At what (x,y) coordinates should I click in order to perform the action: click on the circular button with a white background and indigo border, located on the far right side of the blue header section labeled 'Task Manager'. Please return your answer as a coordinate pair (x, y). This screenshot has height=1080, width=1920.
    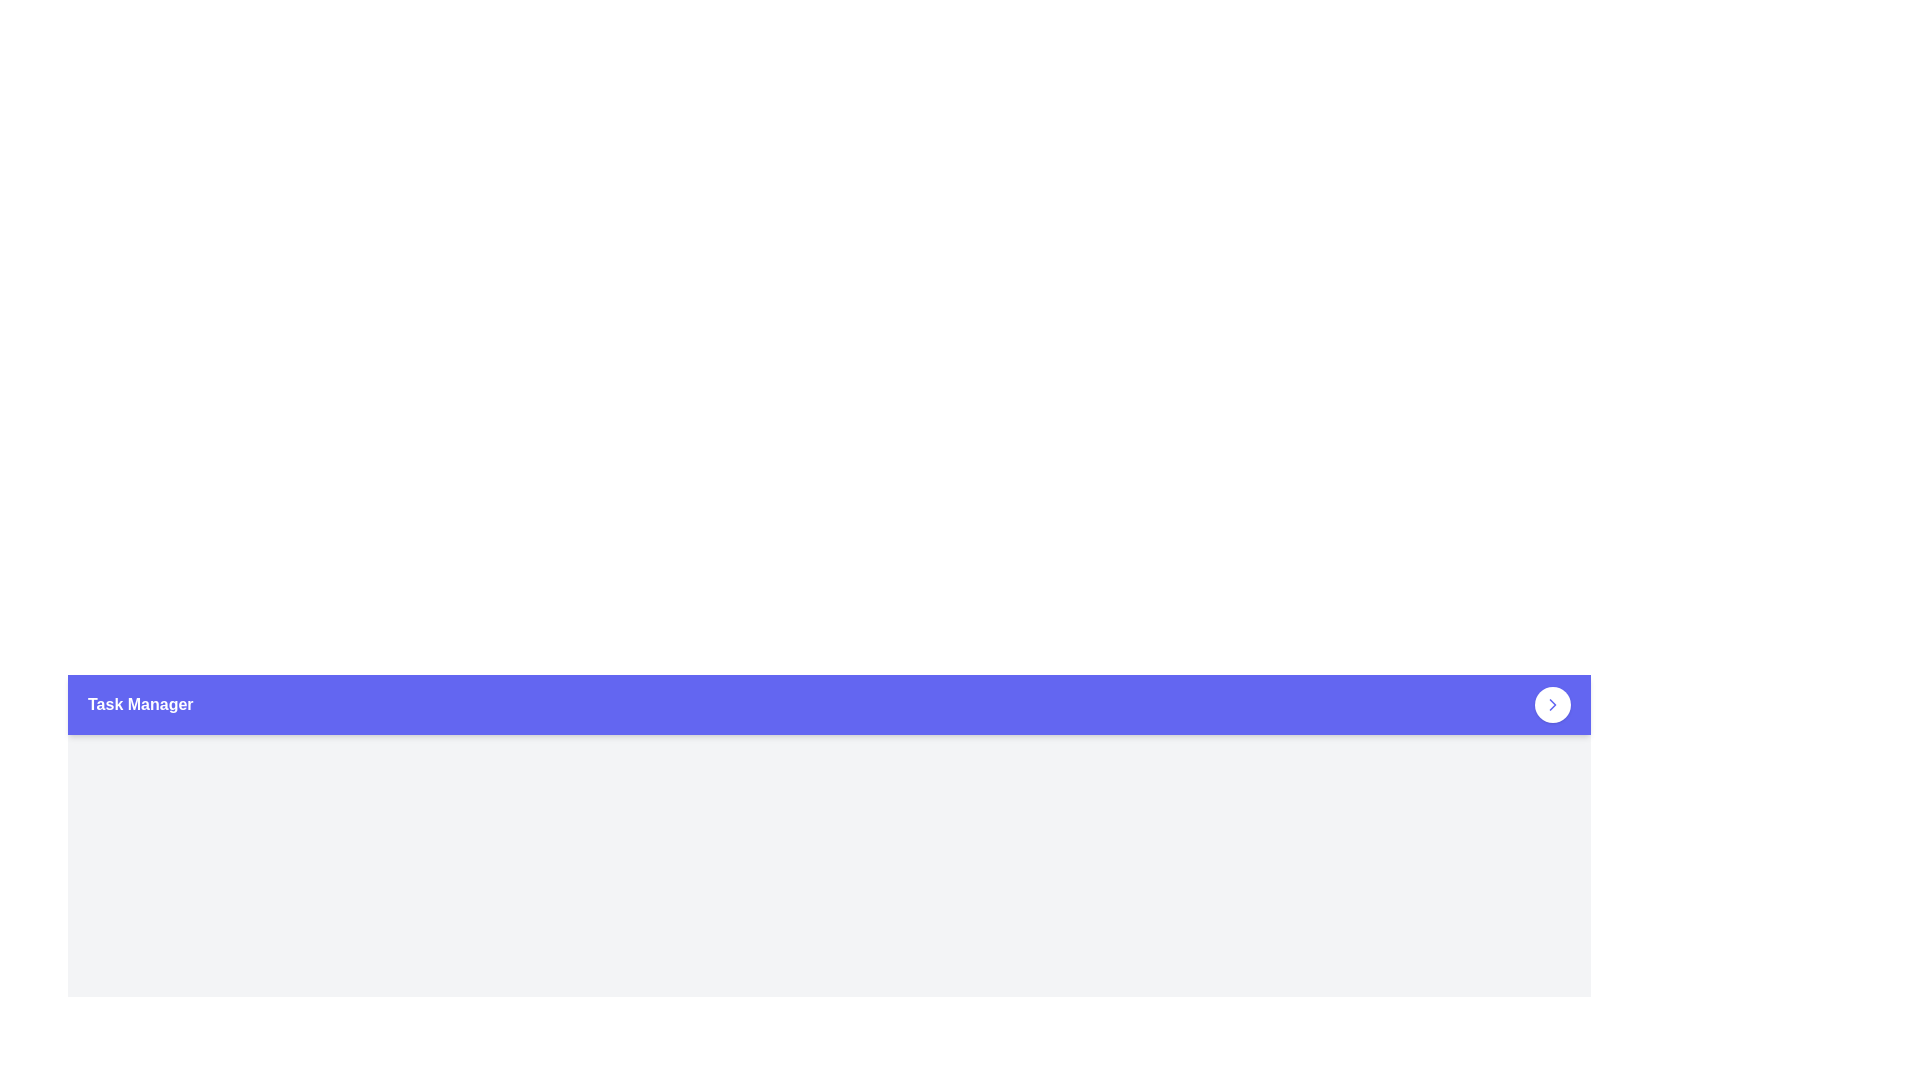
    Looking at the image, I should click on (1552, 704).